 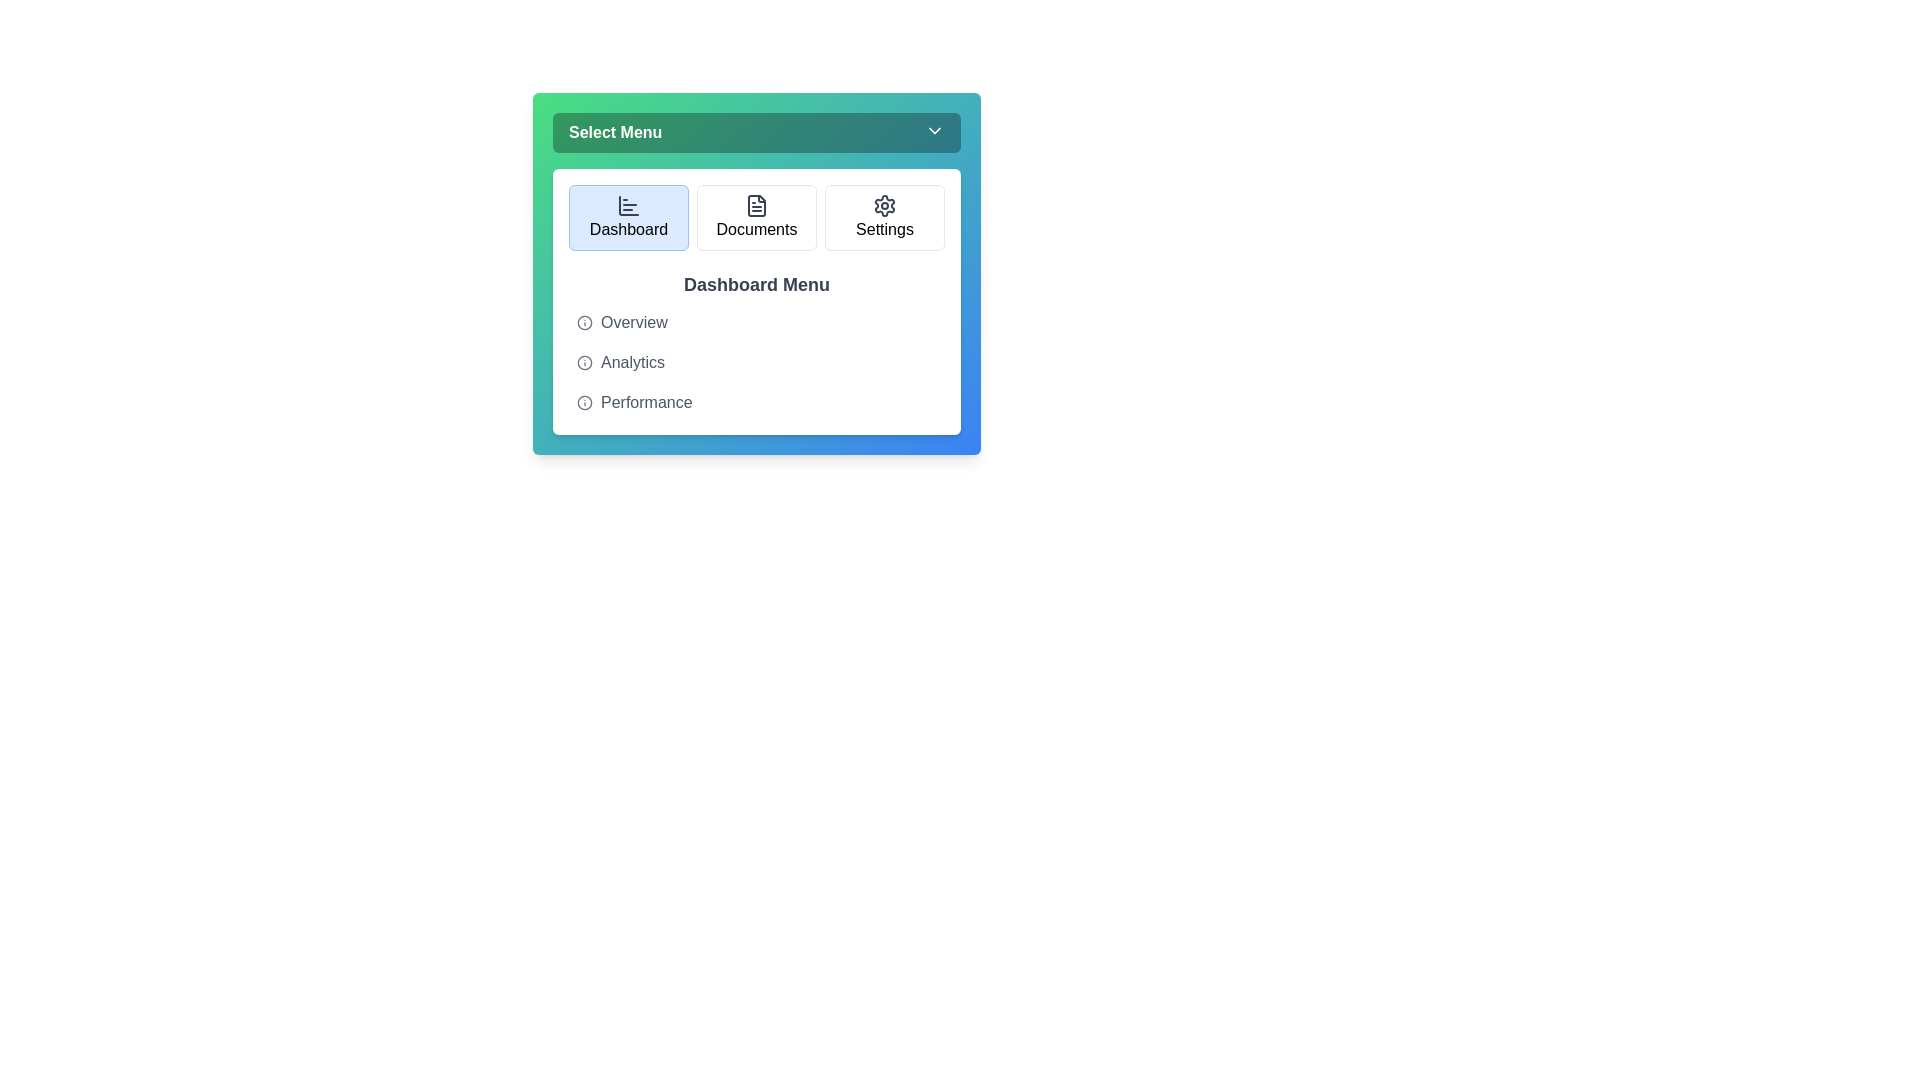 I want to click on the 'Dashboard' button, which is a light blue rectangular button with rounded corners and a bar chart icon, so click(x=627, y=218).